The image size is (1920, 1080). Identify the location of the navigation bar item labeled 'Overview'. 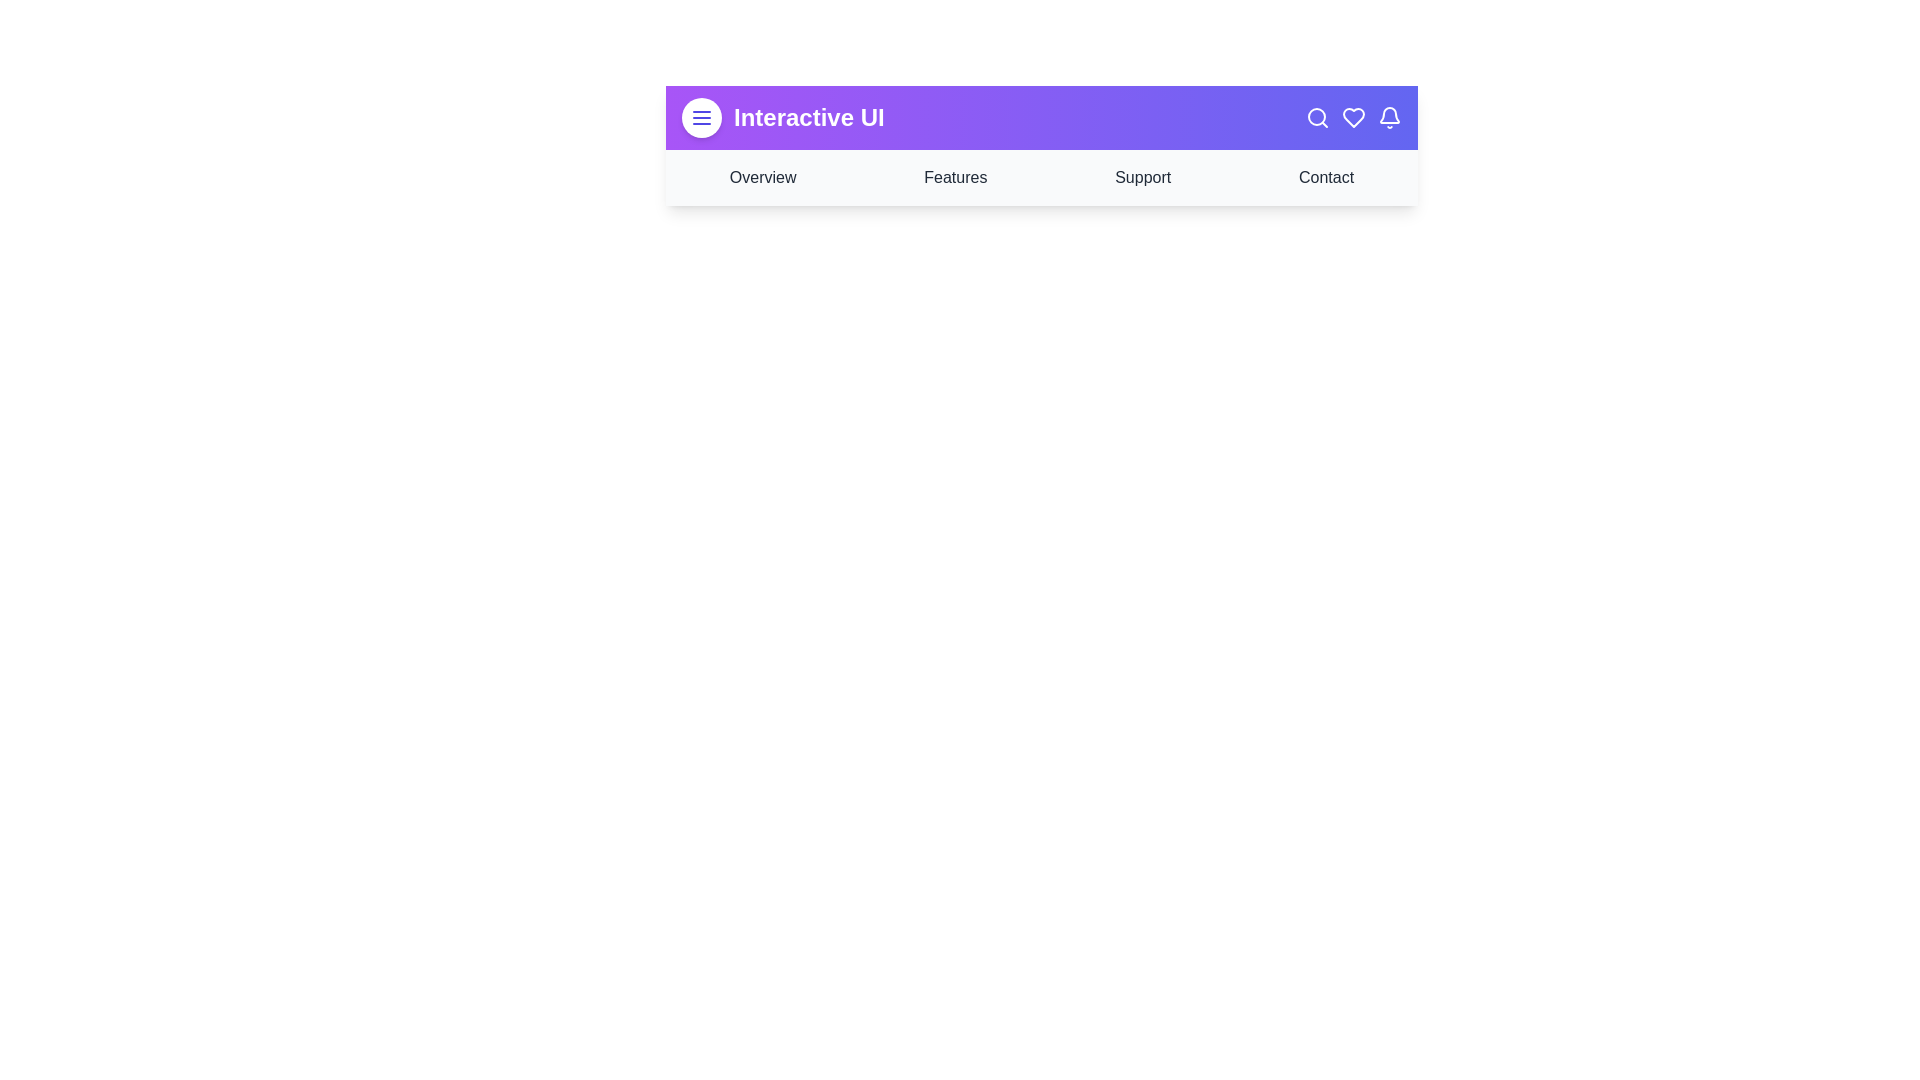
(762, 176).